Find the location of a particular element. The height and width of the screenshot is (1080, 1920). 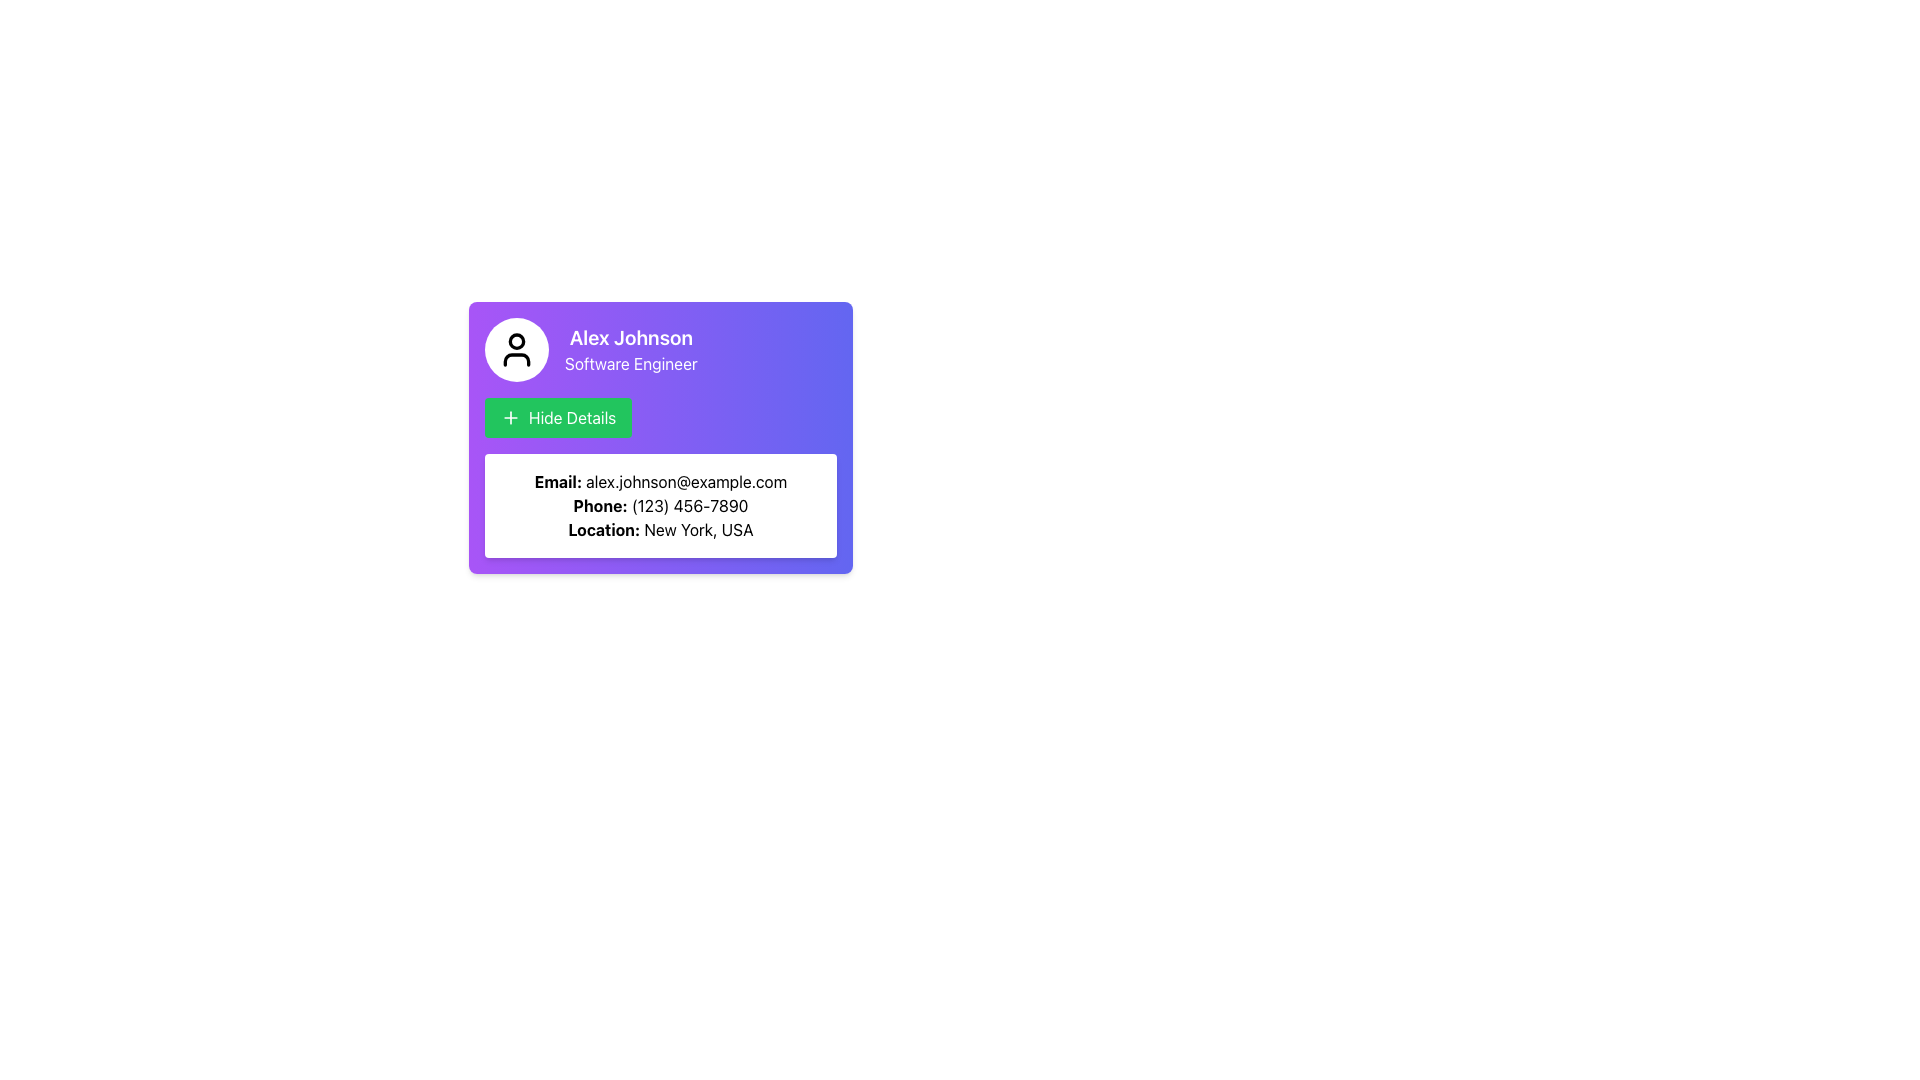

the plus sign icon located to the left of the 'Hide Details' text on the green button with rounded corners is located at coordinates (510, 416).